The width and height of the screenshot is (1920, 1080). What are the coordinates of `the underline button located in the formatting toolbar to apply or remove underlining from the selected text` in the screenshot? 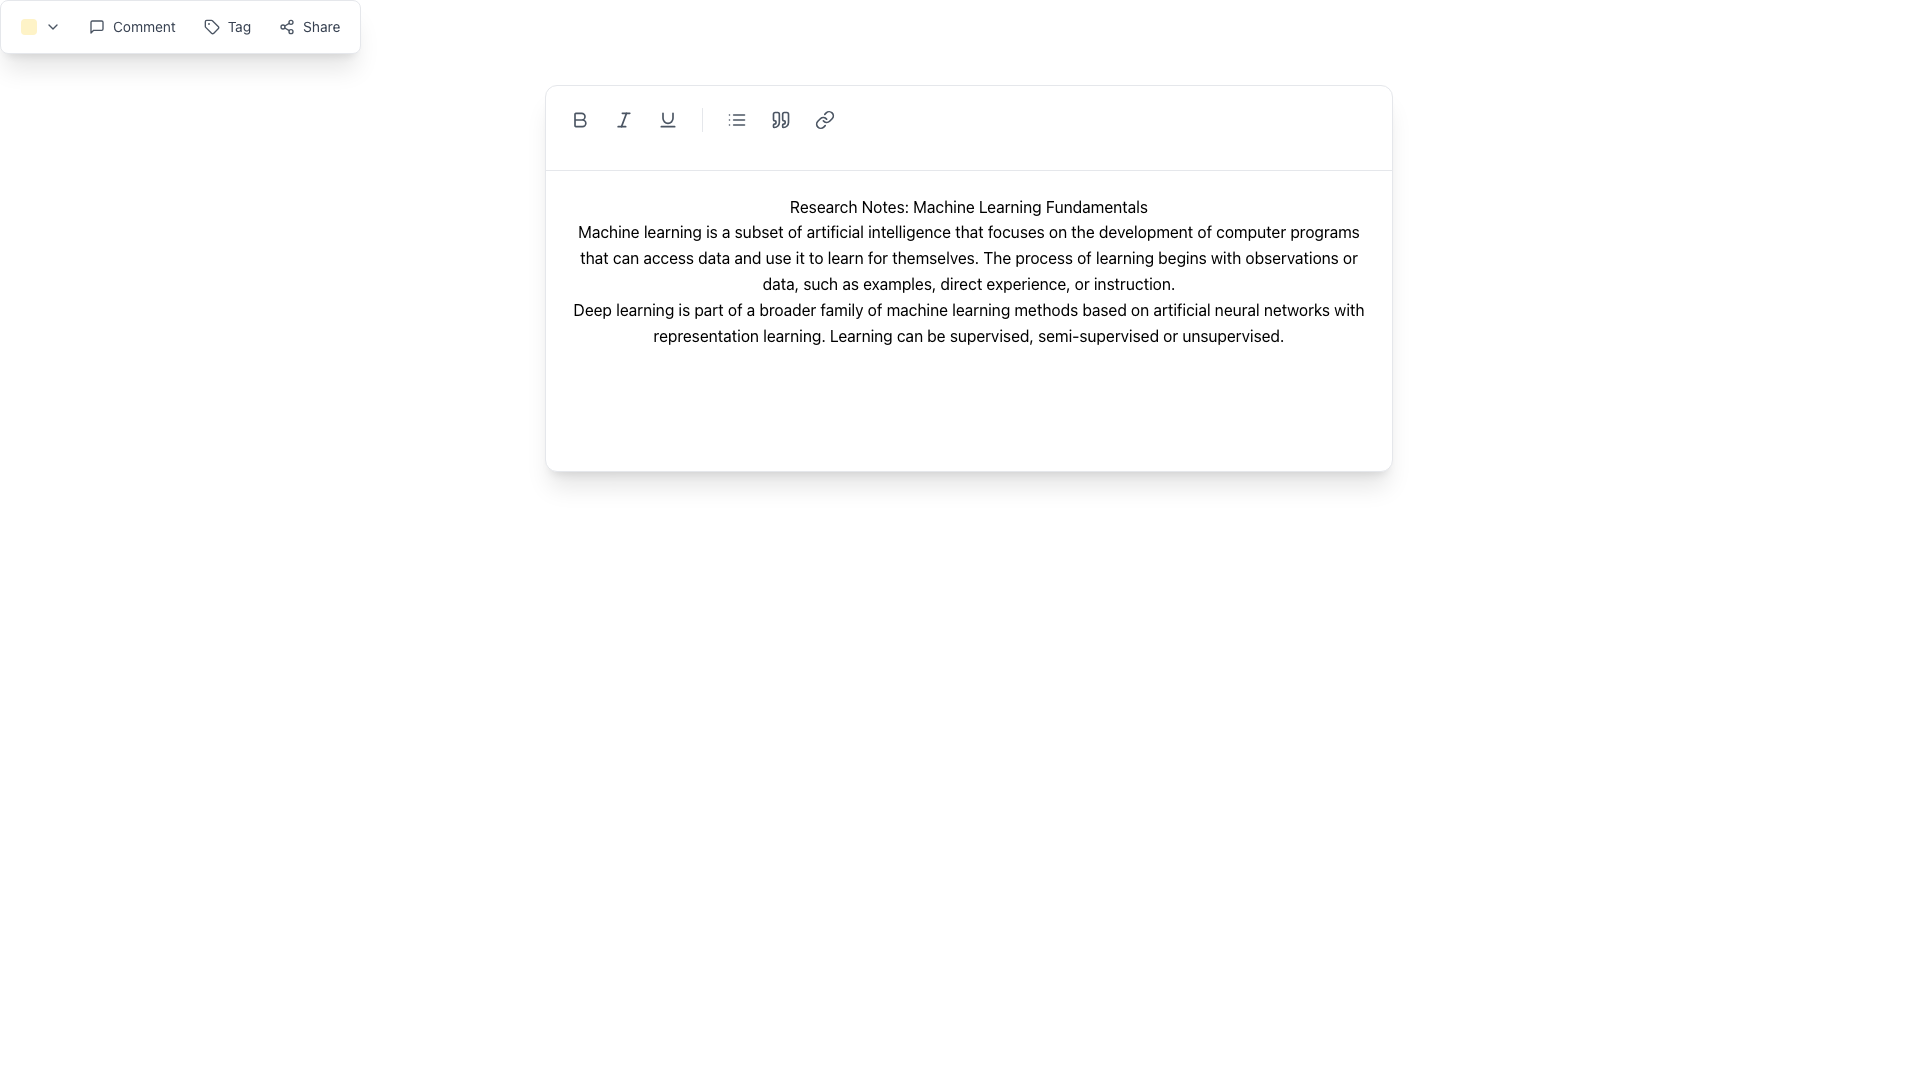 It's located at (667, 119).